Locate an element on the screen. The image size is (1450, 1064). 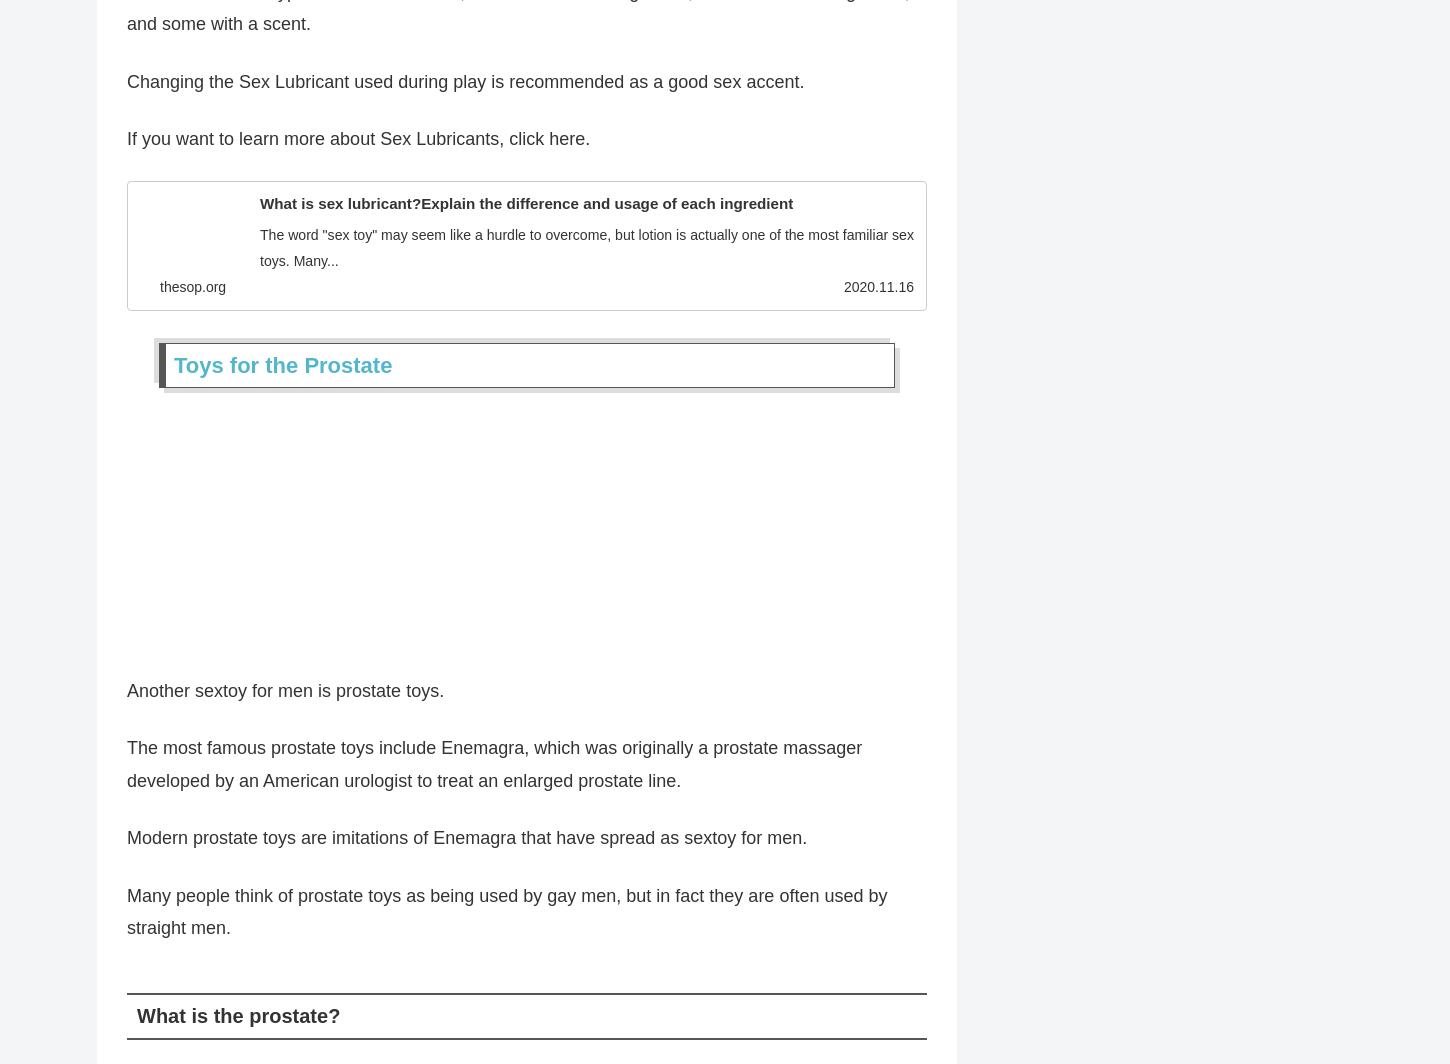
'Toys for the Prostate' is located at coordinates (283, 371).